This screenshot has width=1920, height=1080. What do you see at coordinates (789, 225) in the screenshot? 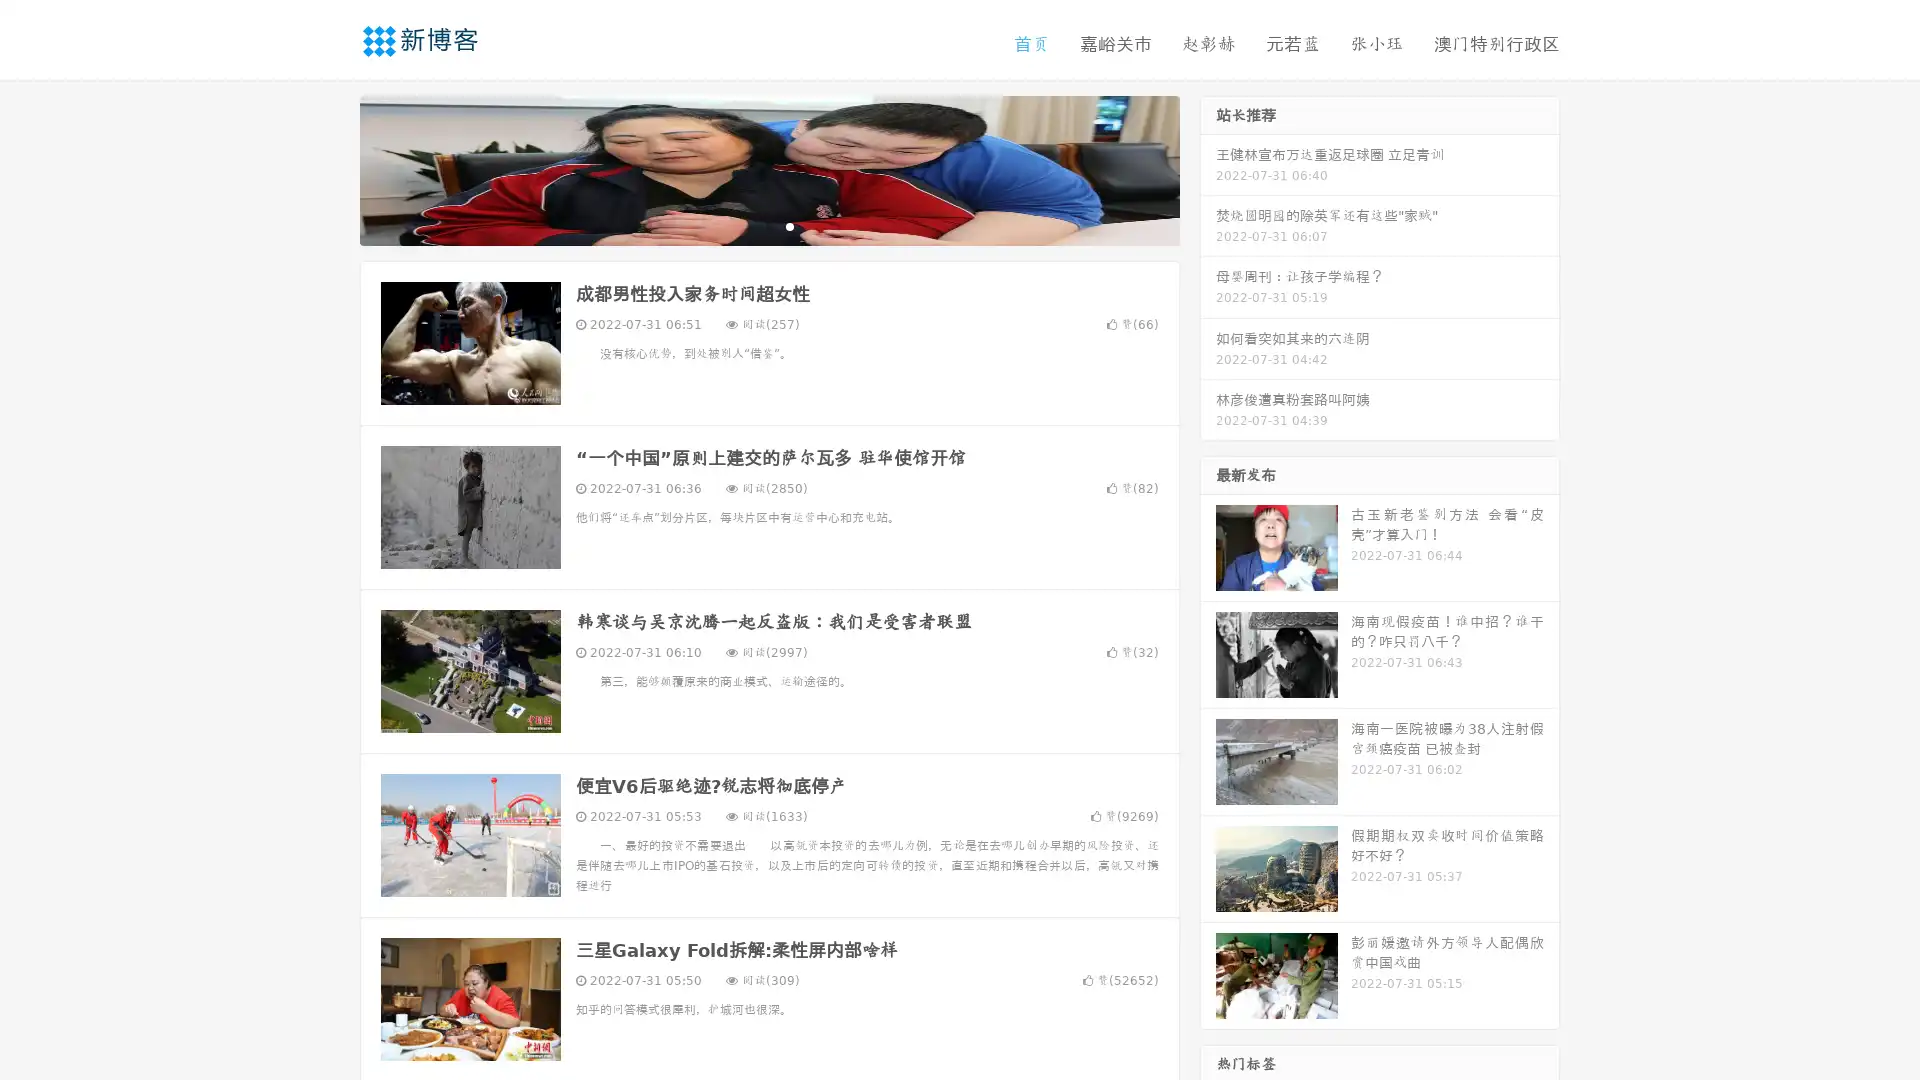
I see `Go to slide 3` at bounding box center [789, 225].